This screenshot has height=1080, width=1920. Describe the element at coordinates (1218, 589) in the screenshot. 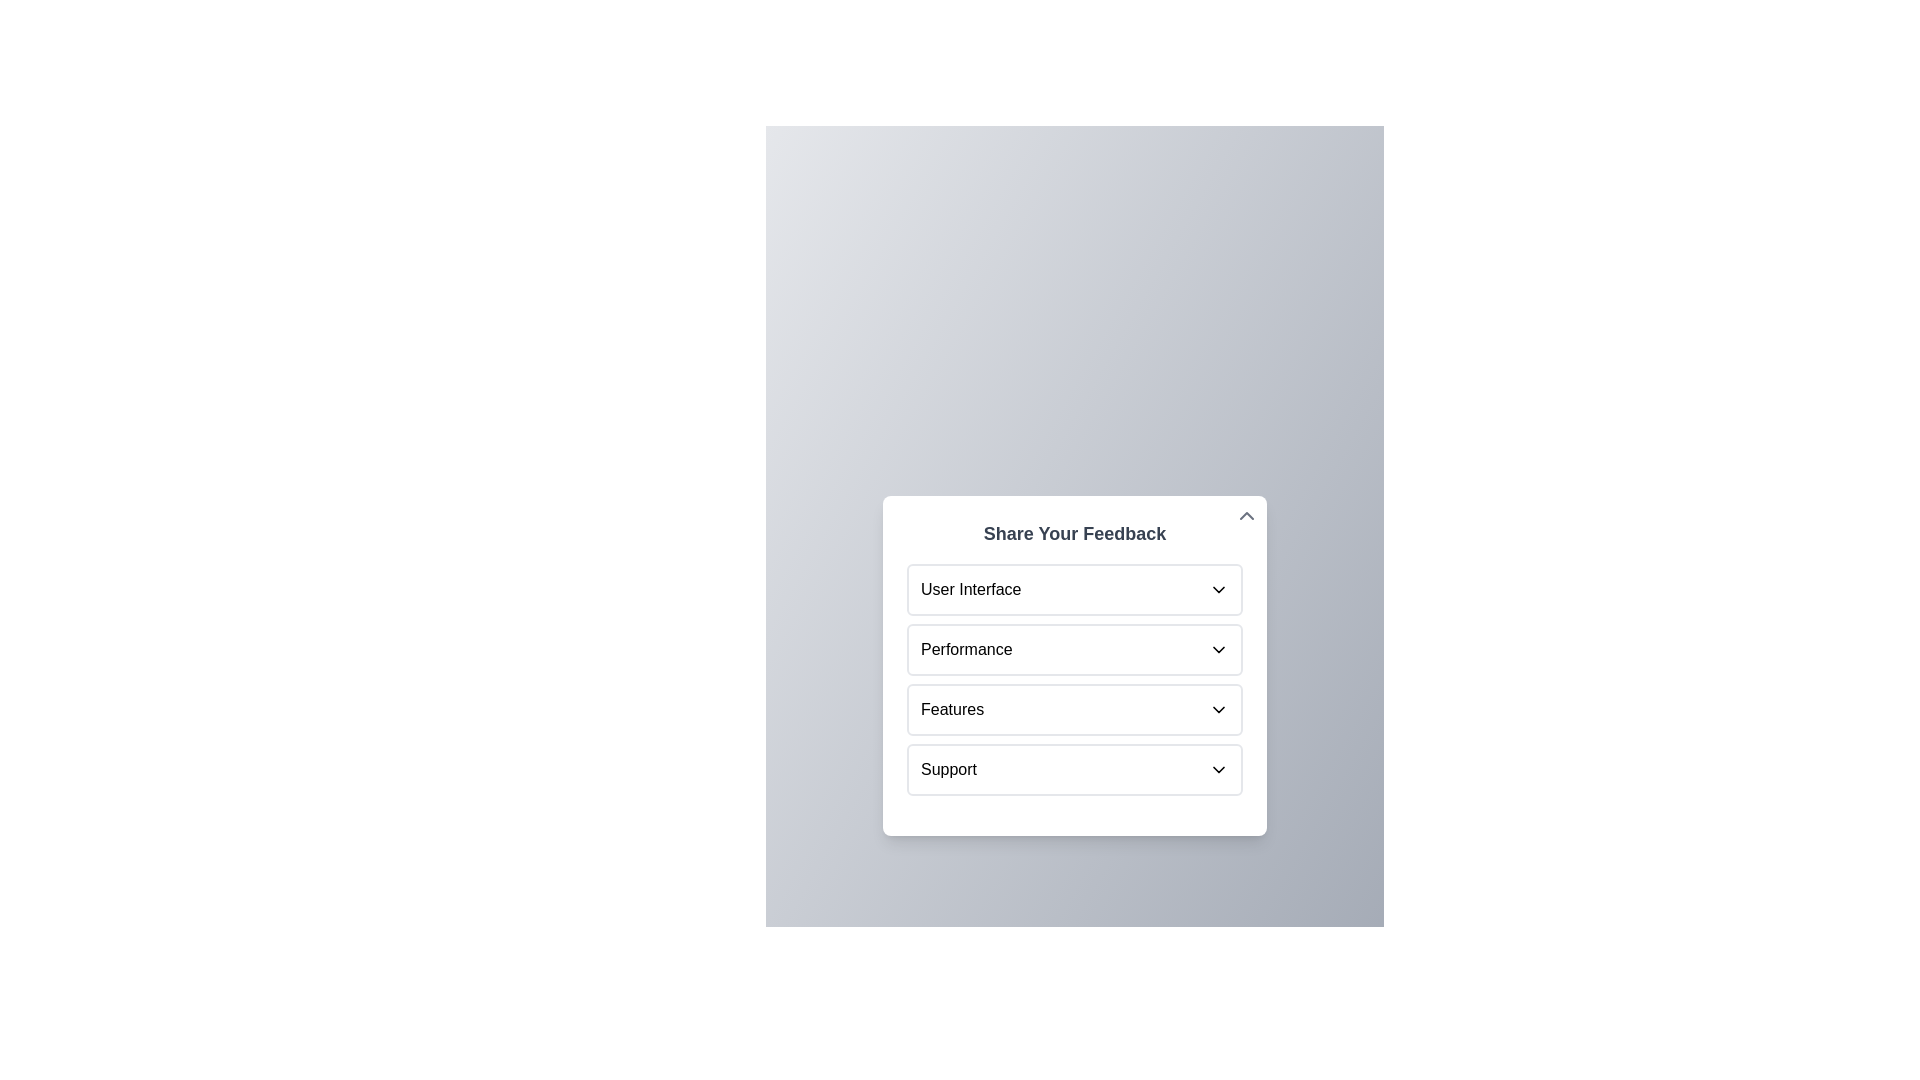

I see `the chevron-down indicator icon, which is a black downward-pointing chevron located at the far-right end of the section labeled 'User Interface'` at that location.